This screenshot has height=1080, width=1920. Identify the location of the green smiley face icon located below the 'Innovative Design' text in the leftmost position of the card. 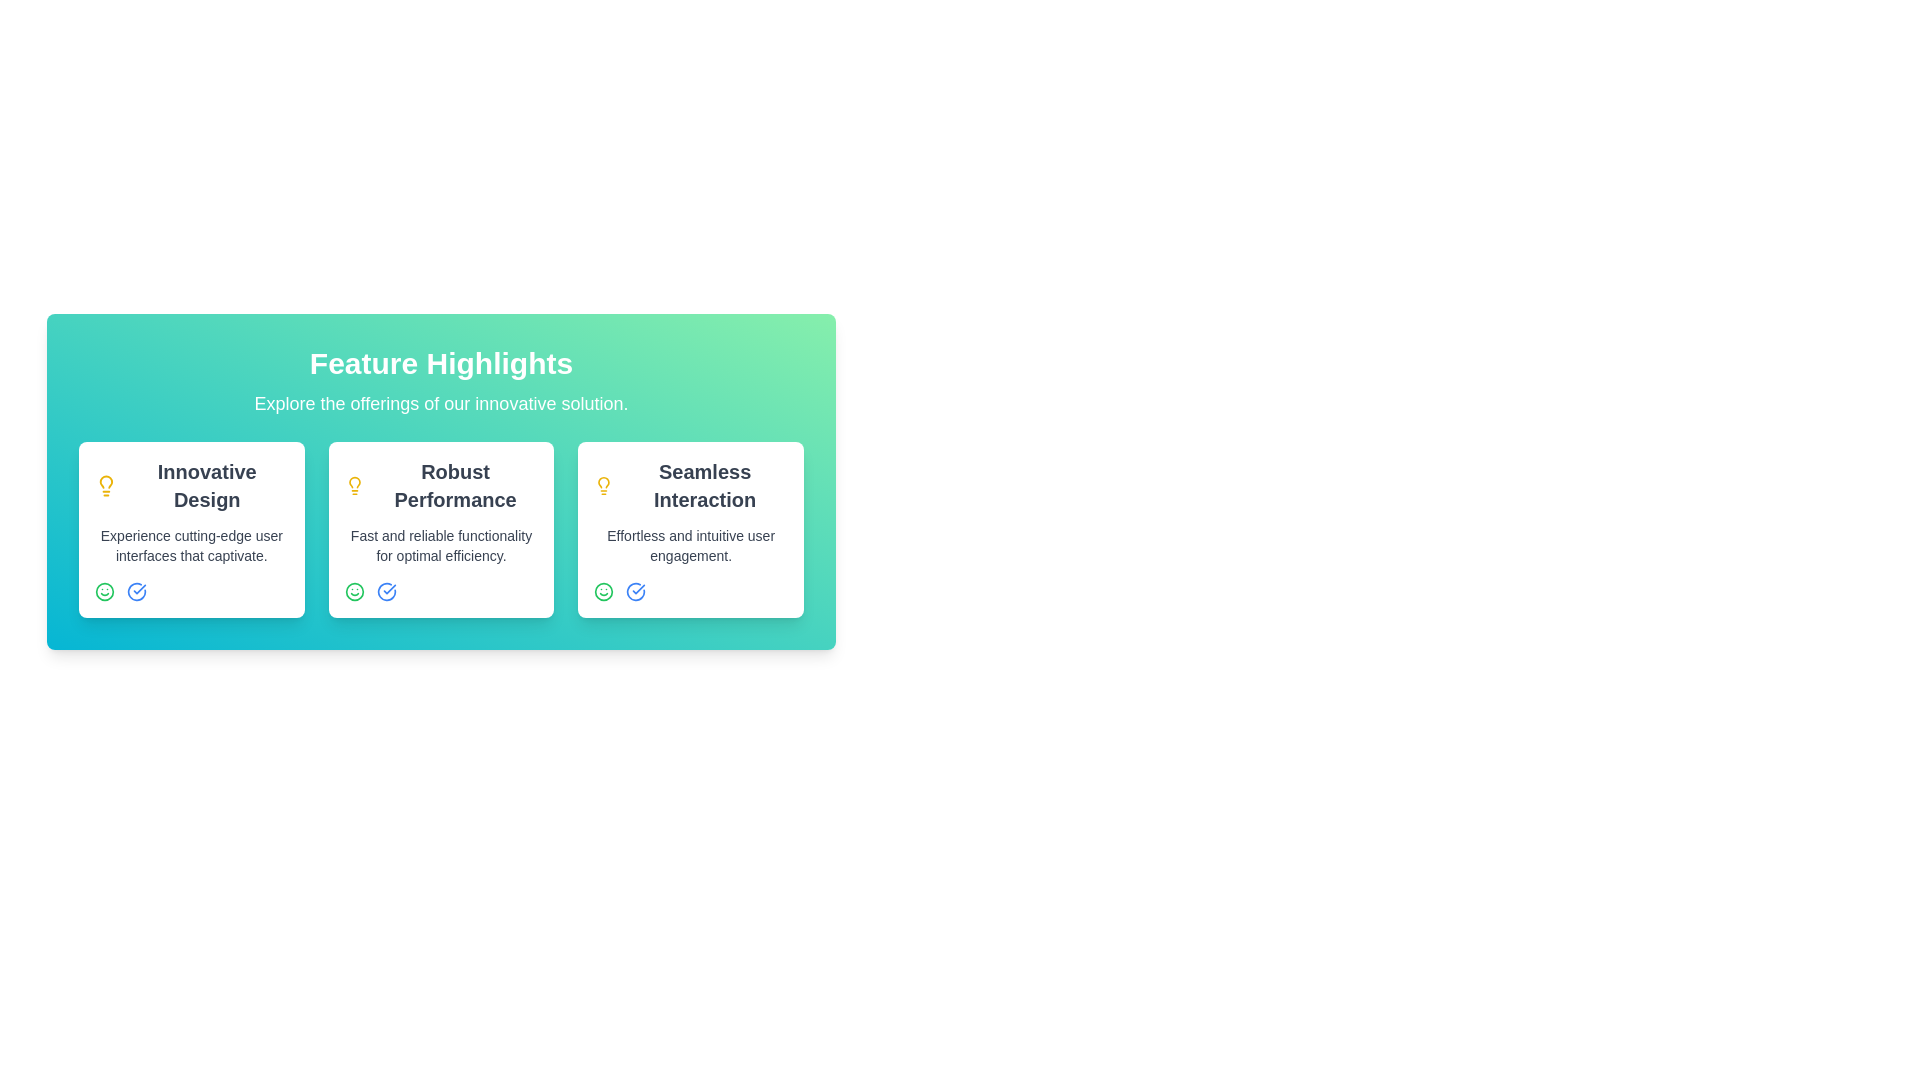
(104, 590).